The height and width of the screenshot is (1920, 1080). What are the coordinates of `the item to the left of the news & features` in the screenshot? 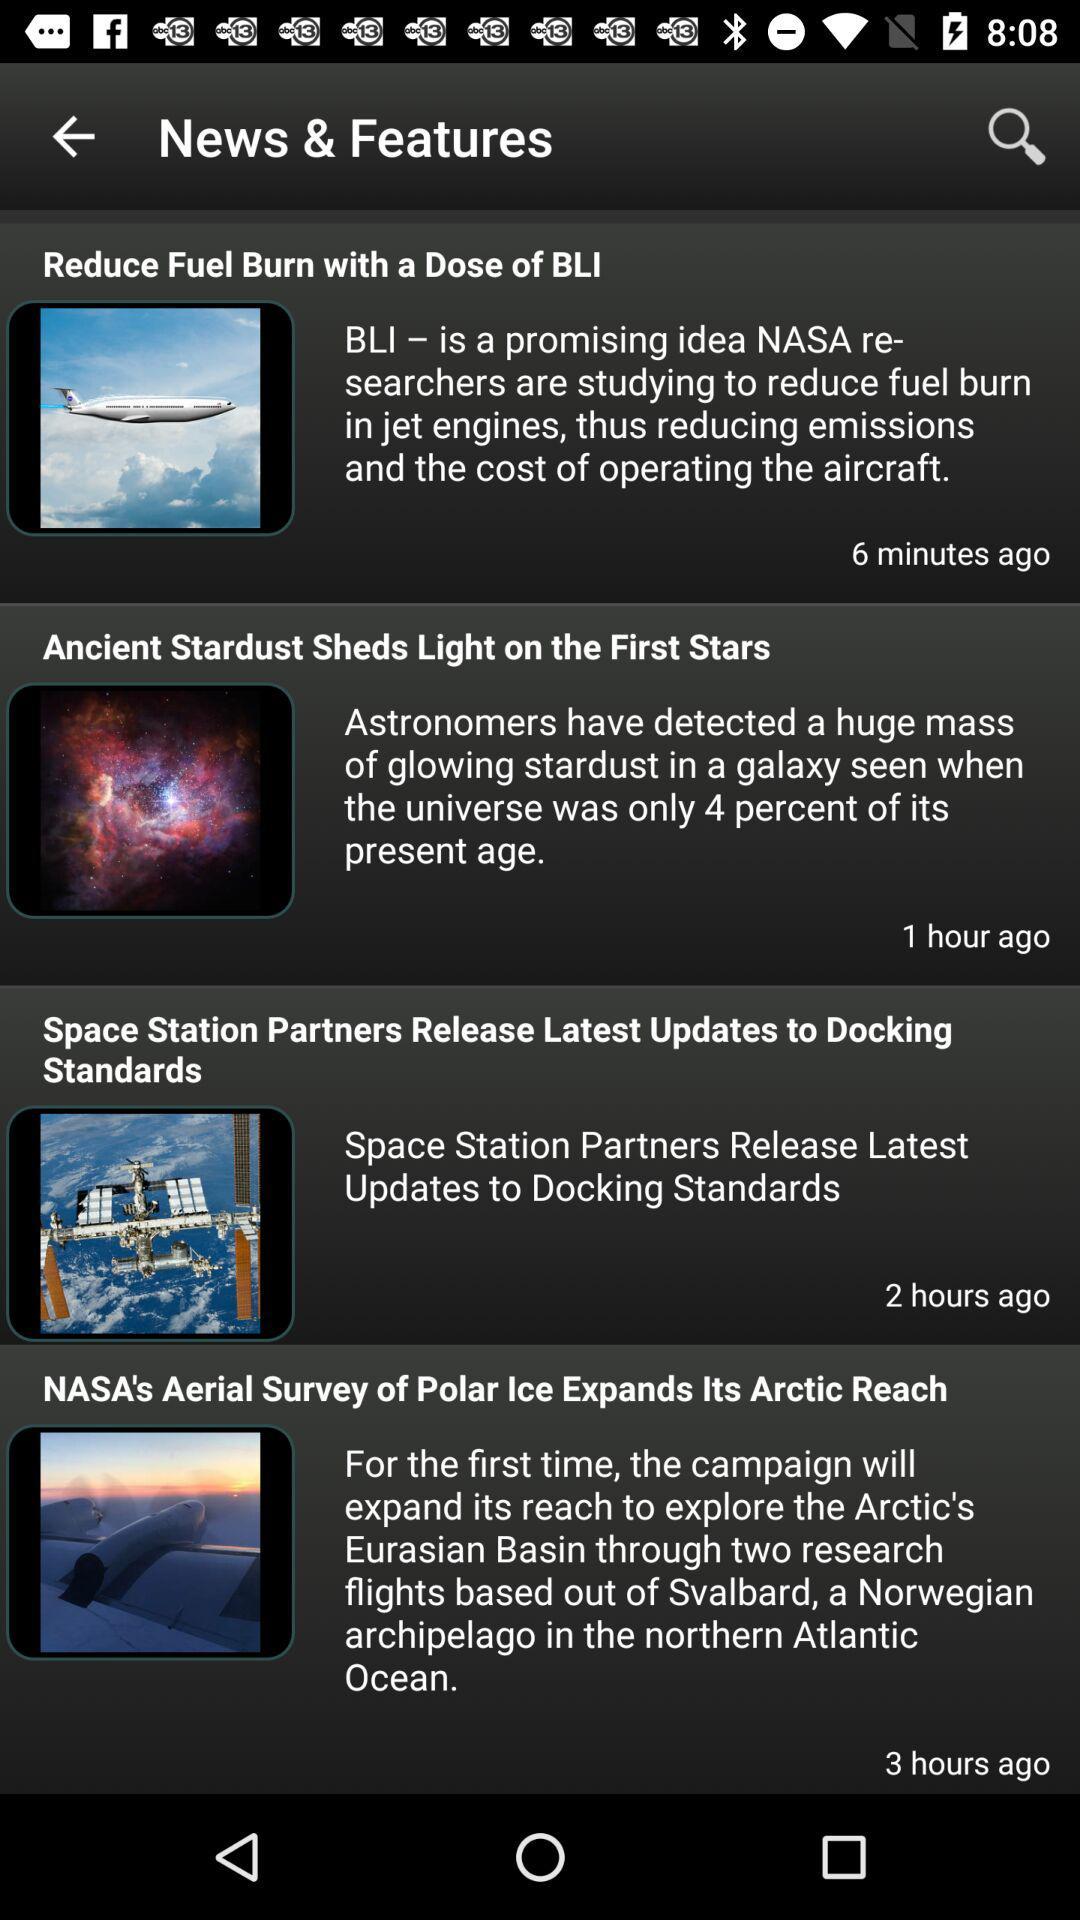 It's located at (72, 135).